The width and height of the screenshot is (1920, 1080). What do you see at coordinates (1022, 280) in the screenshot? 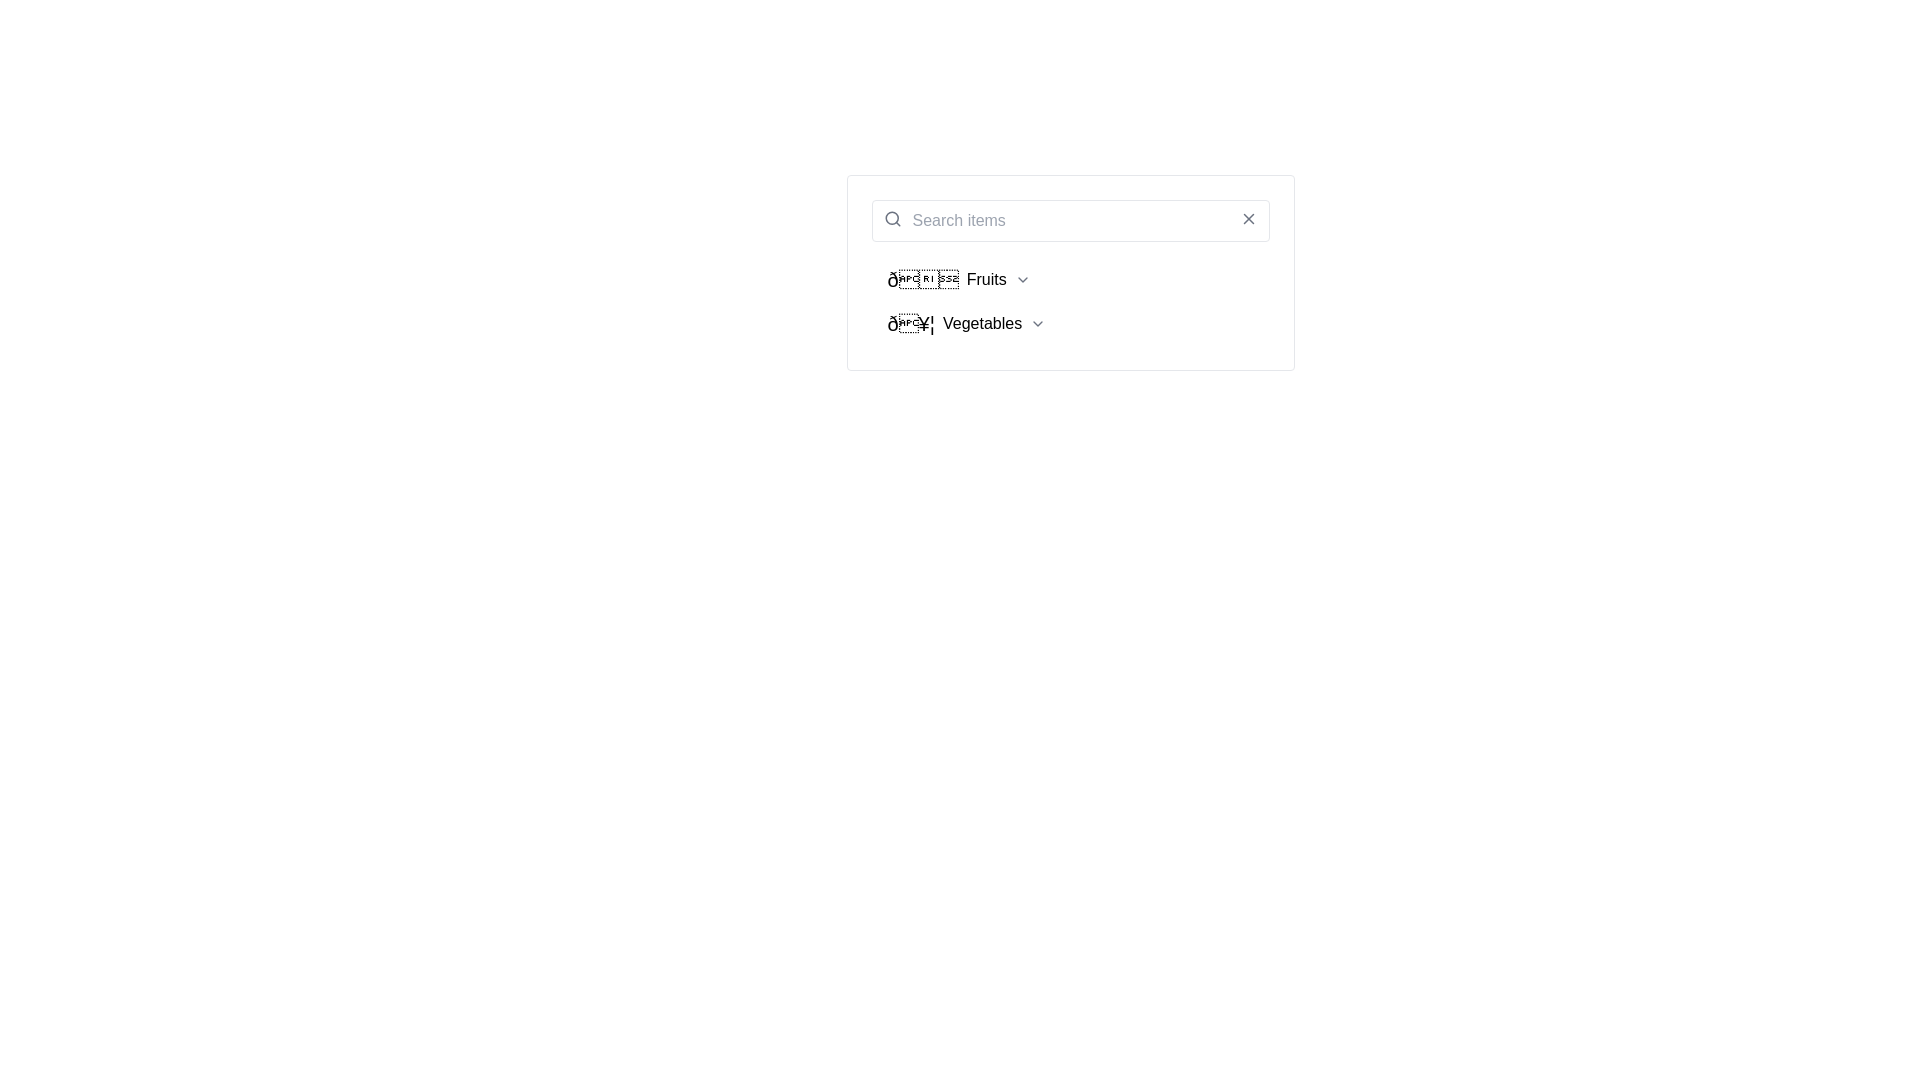
I see `the Dropdown indicator icon located to the far right of the 'Fruits' label` at bounding box center [1022, 280].